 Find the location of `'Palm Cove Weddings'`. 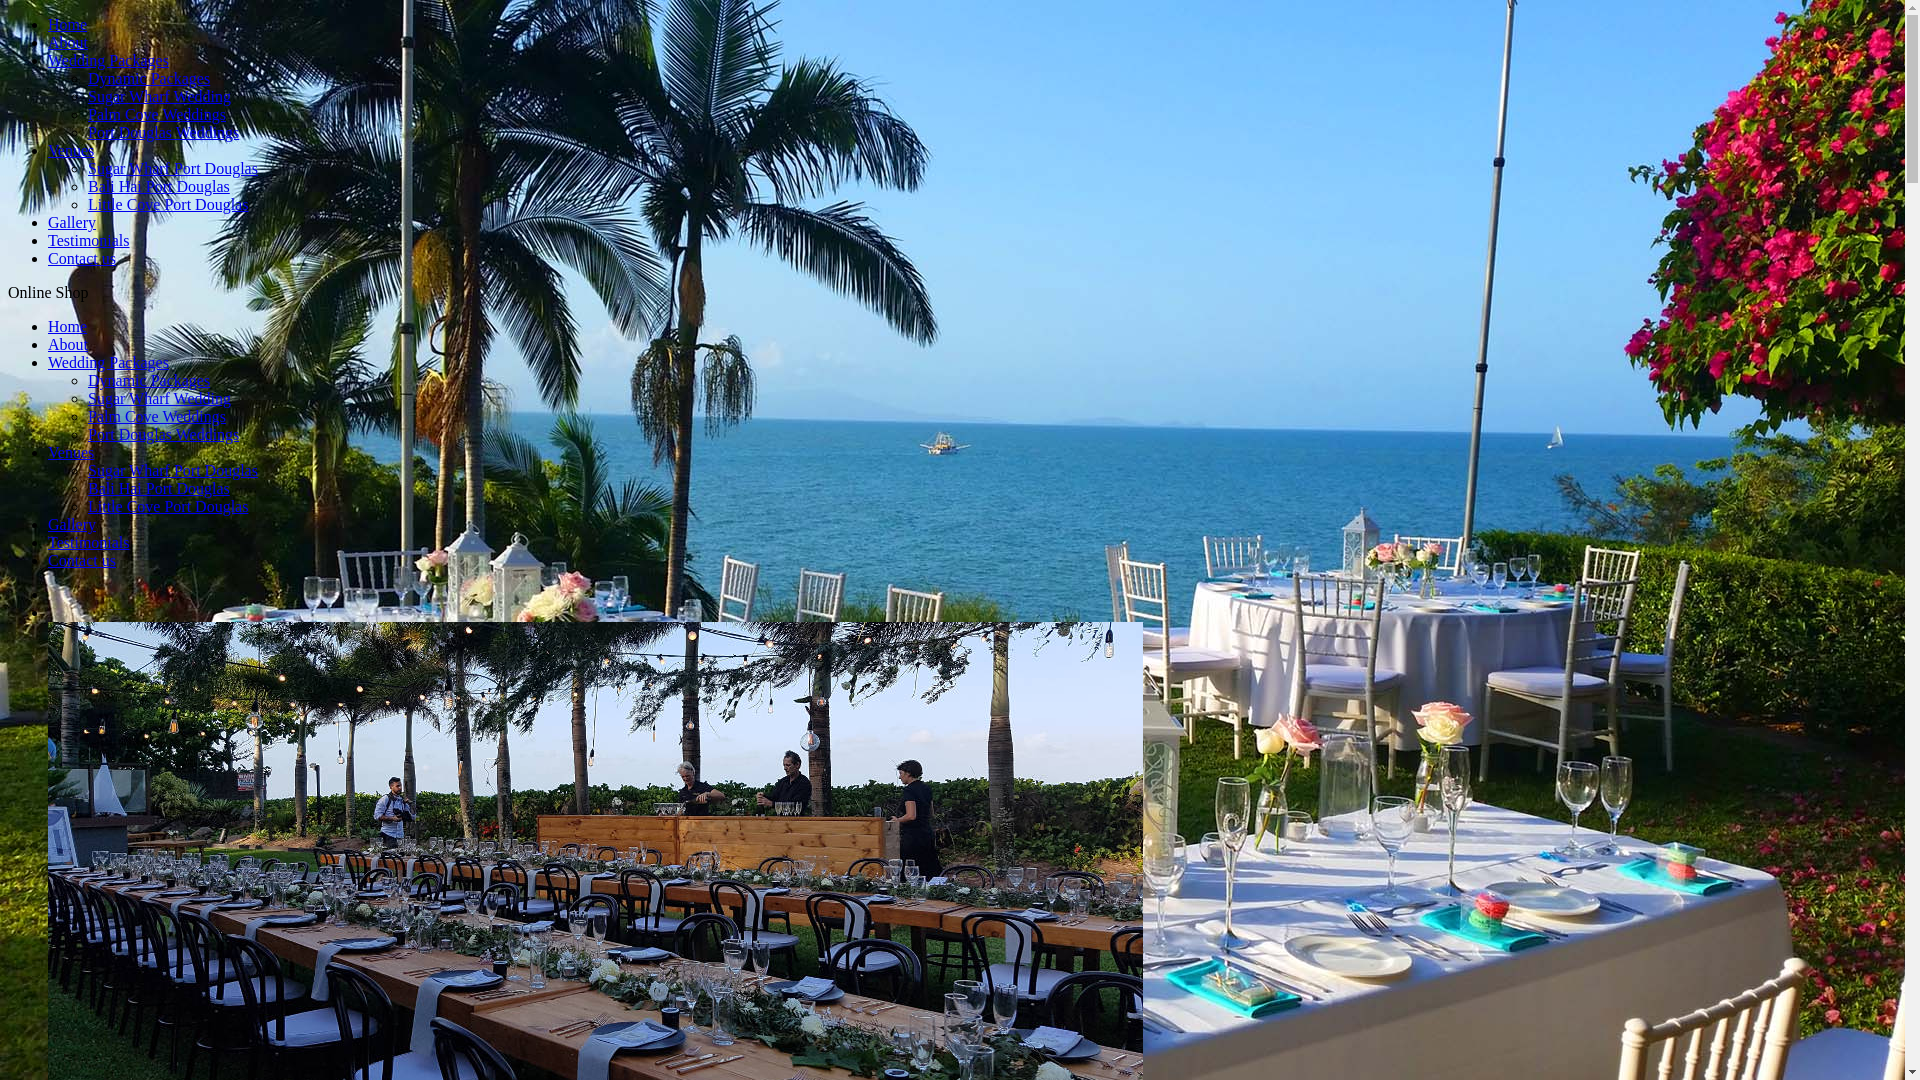

'Palm Cove Weddings' is located at coordinates (156, 415).